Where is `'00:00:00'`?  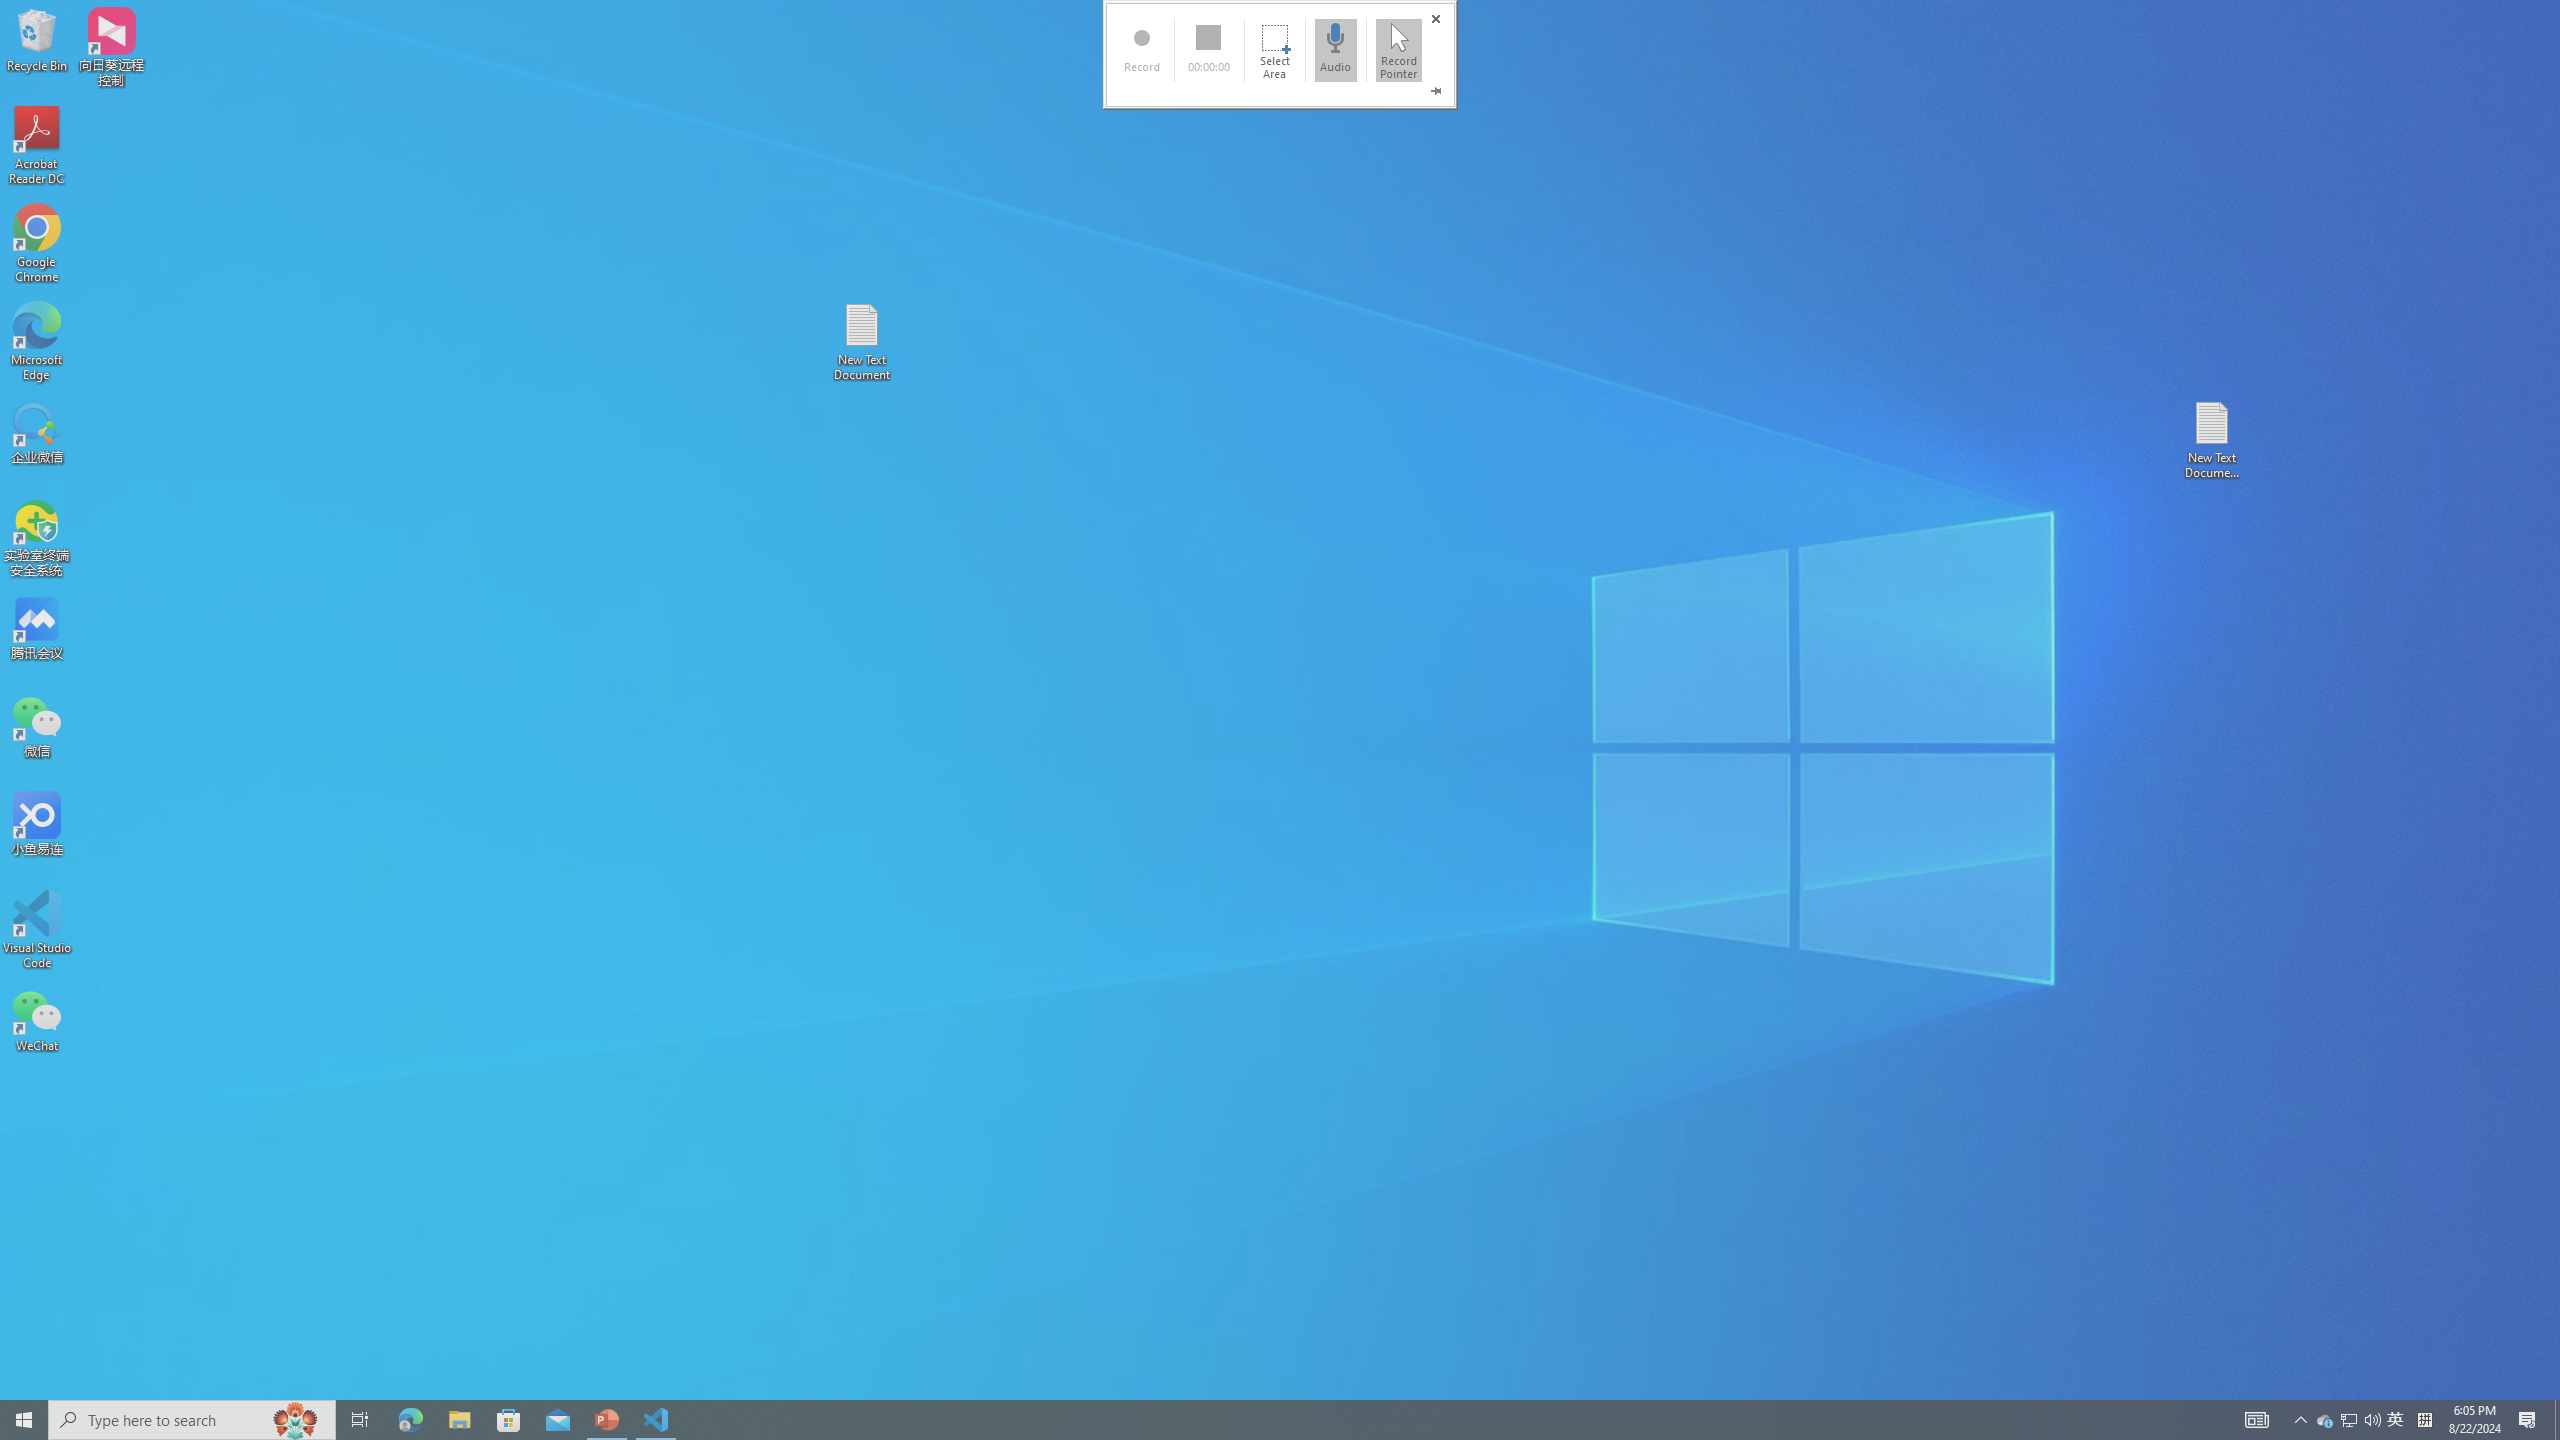 '00:00:00' is located at coordinates (1207, 49).